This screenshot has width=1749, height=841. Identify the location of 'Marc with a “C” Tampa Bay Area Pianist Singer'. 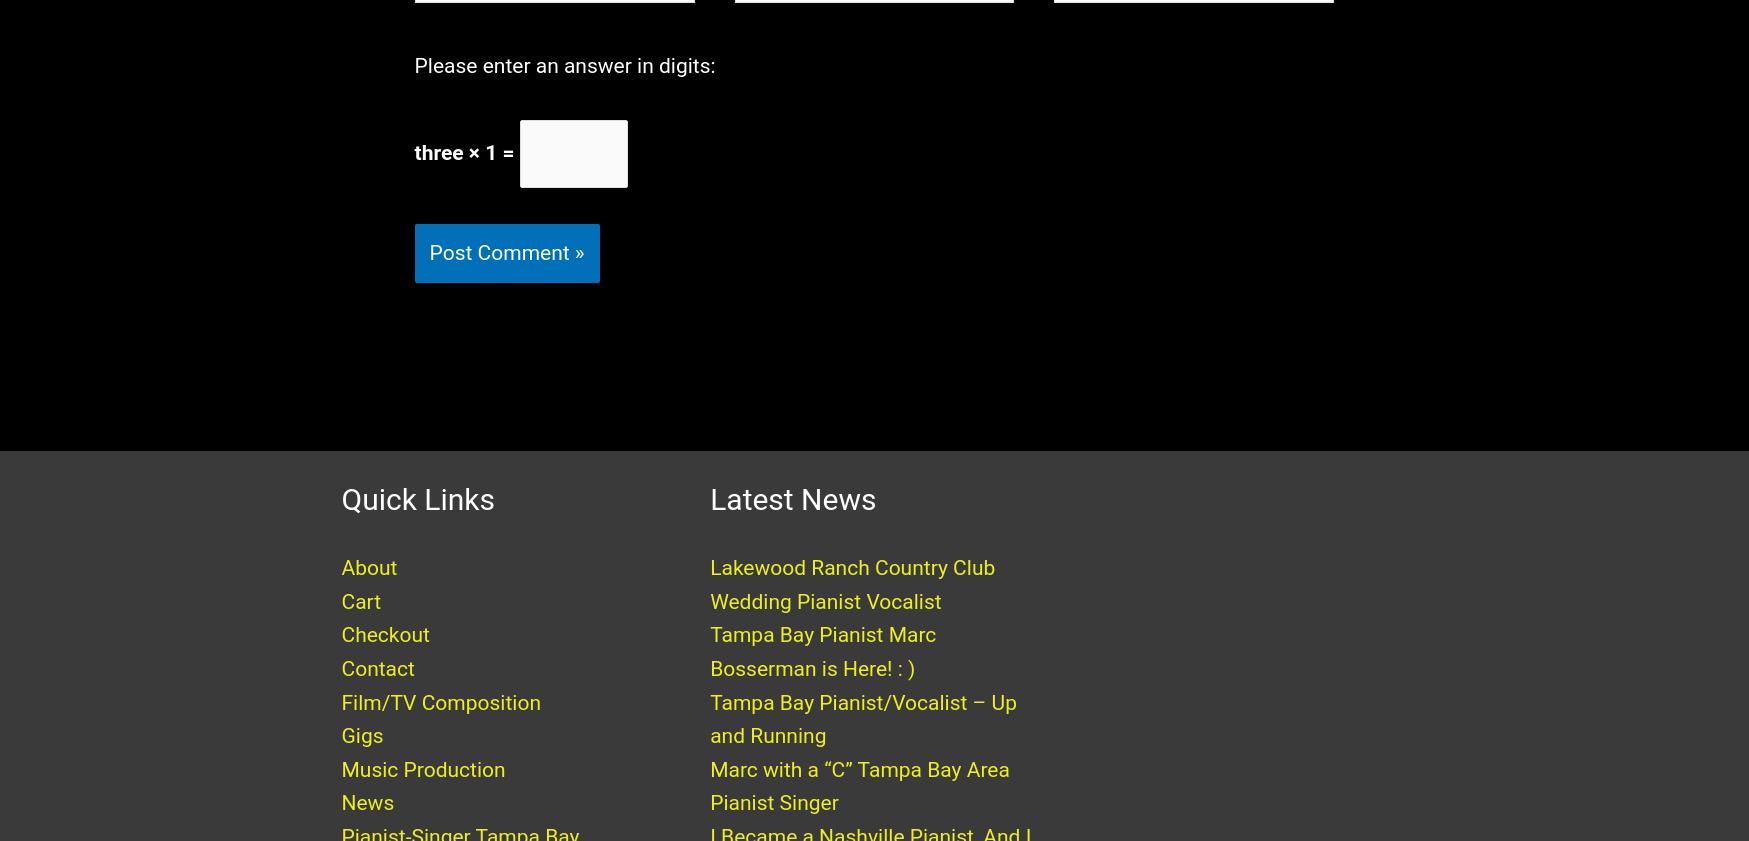
(858, 806).